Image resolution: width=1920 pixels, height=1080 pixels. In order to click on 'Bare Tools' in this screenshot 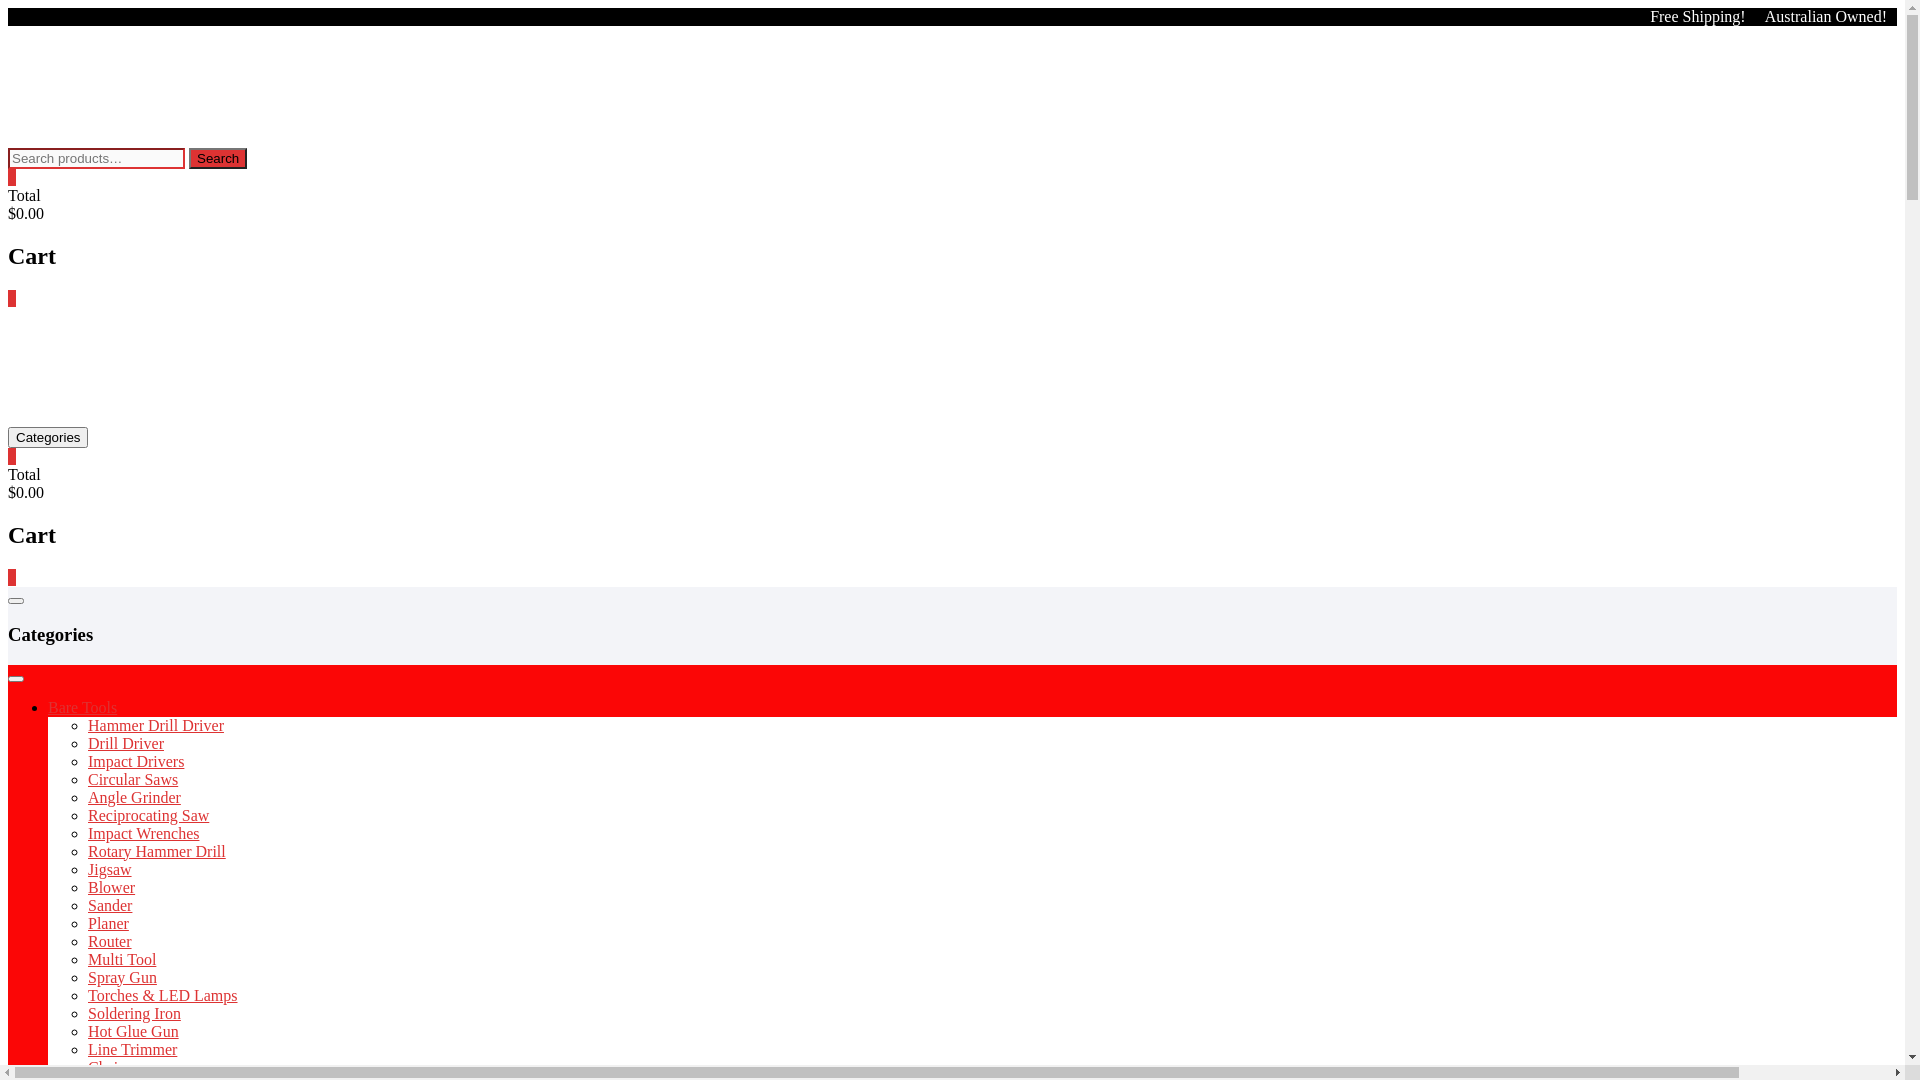, I will do `click(81, 706)`.